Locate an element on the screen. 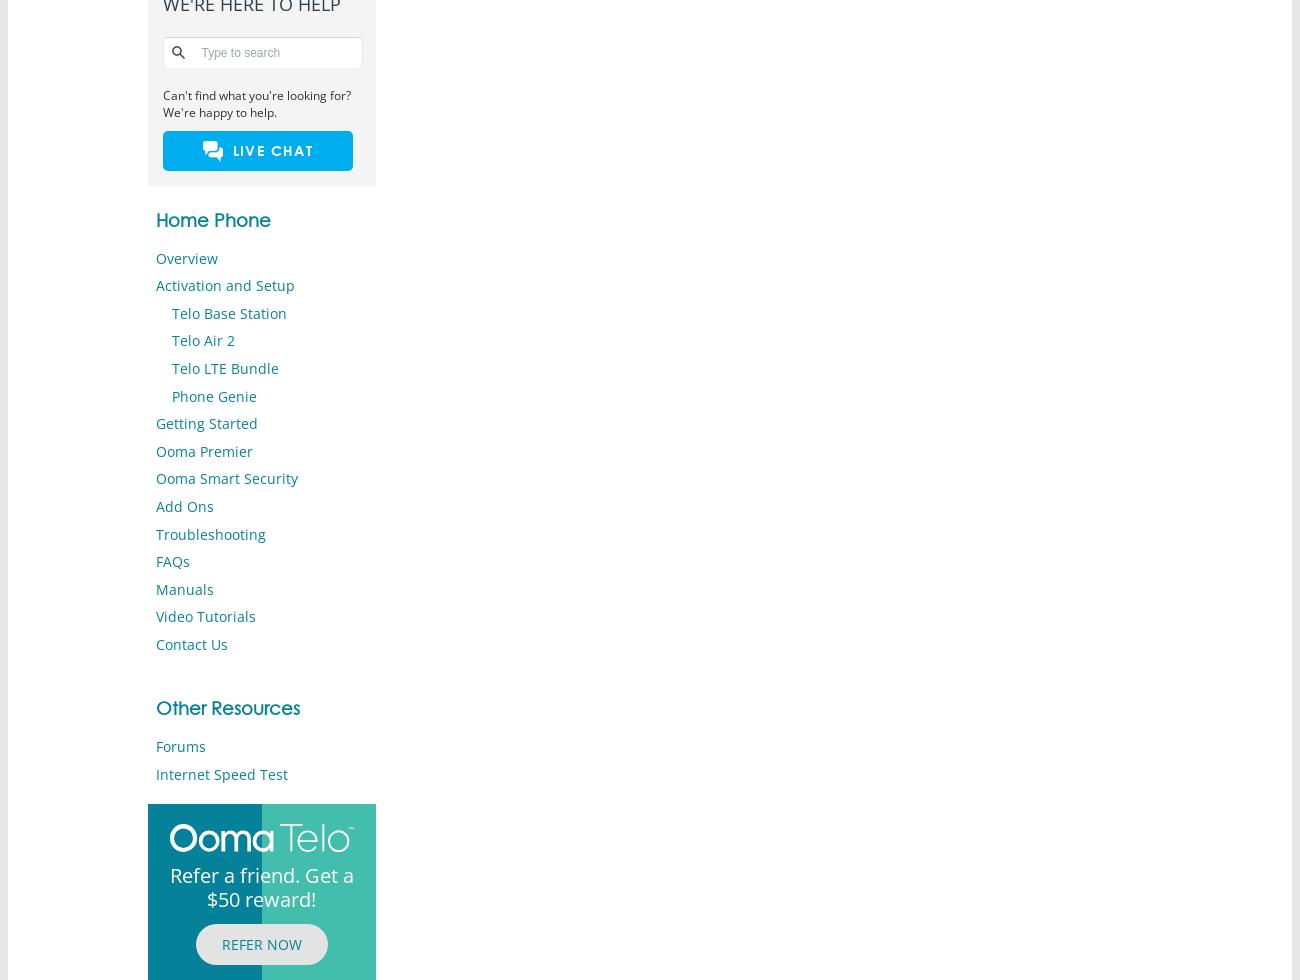 The image size is (1300, 980). 'Phone Genie' is located at coordinates (170, 395).